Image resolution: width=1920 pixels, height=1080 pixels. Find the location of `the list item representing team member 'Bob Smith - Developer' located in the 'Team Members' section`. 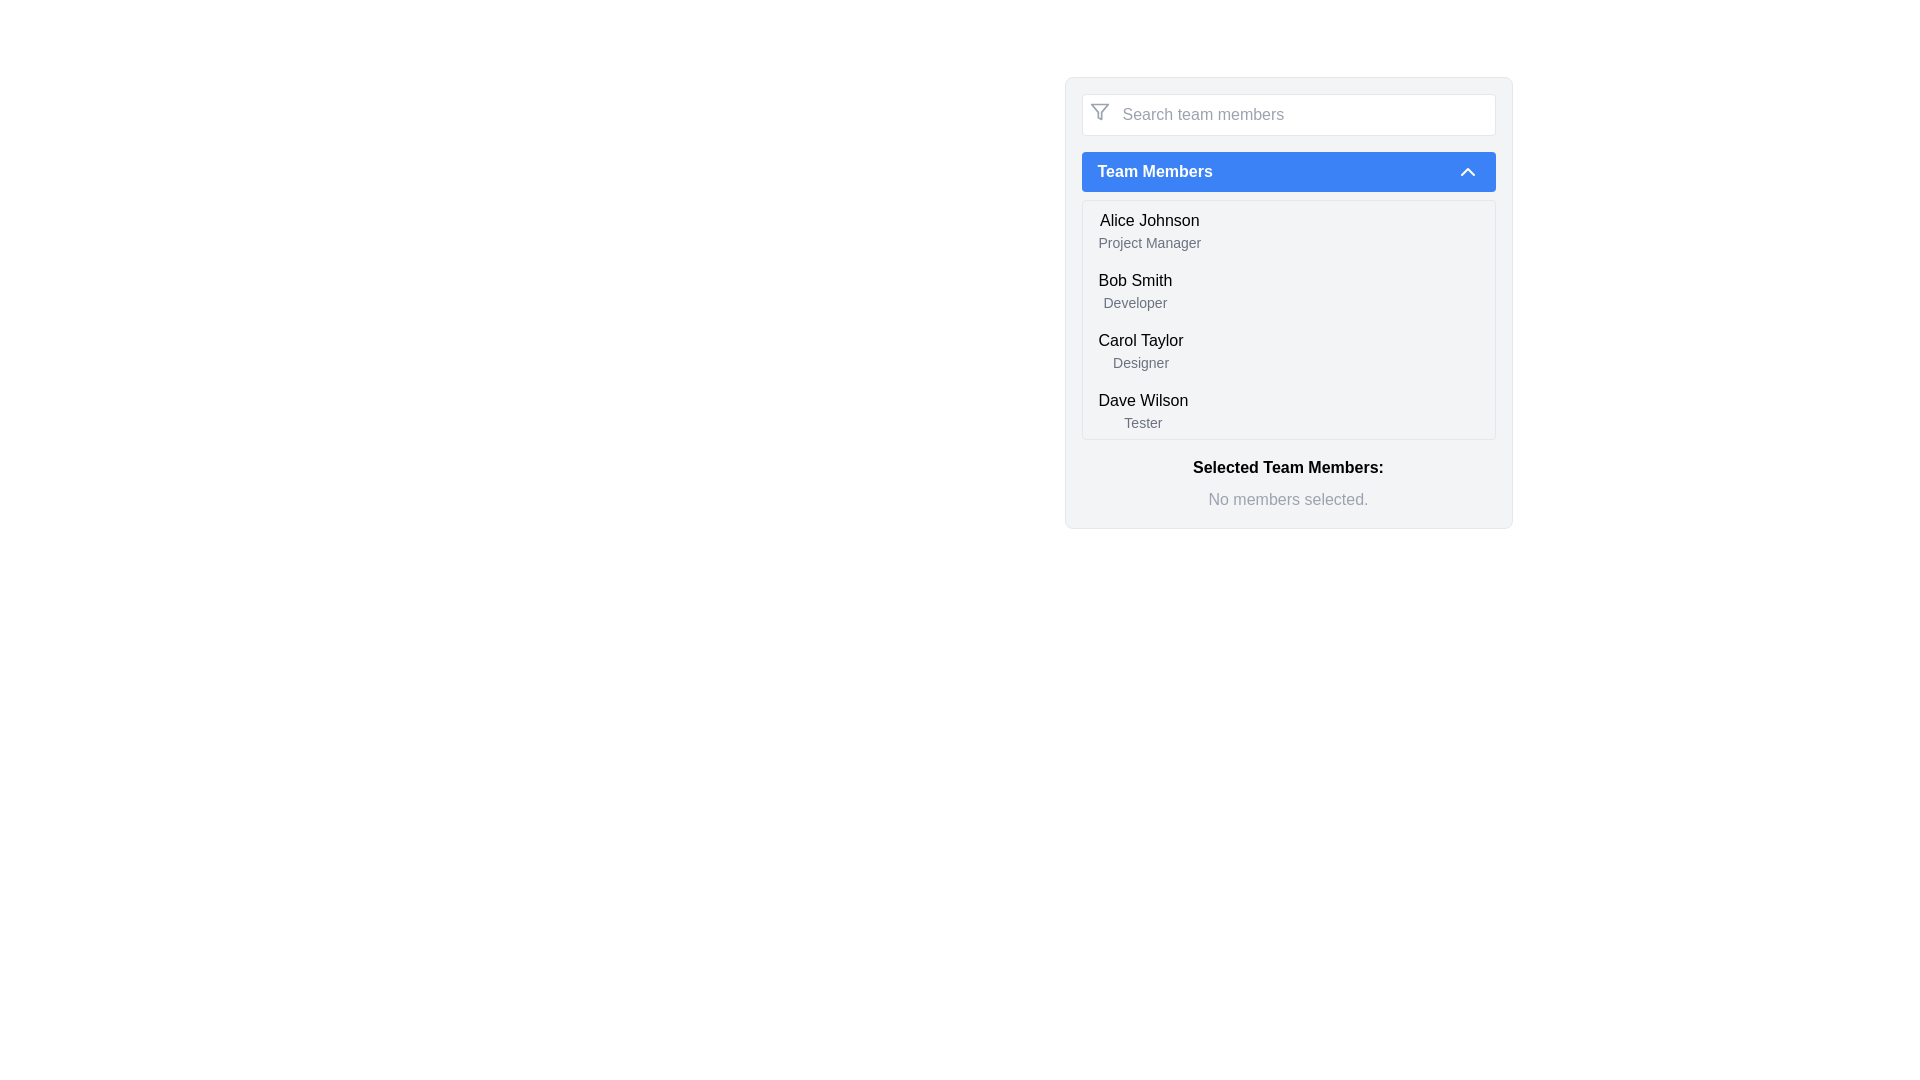

the list item representing team member 'Bob Smith - Developer' located in the 'Team Members' section is located at coordinates (1288, 290).